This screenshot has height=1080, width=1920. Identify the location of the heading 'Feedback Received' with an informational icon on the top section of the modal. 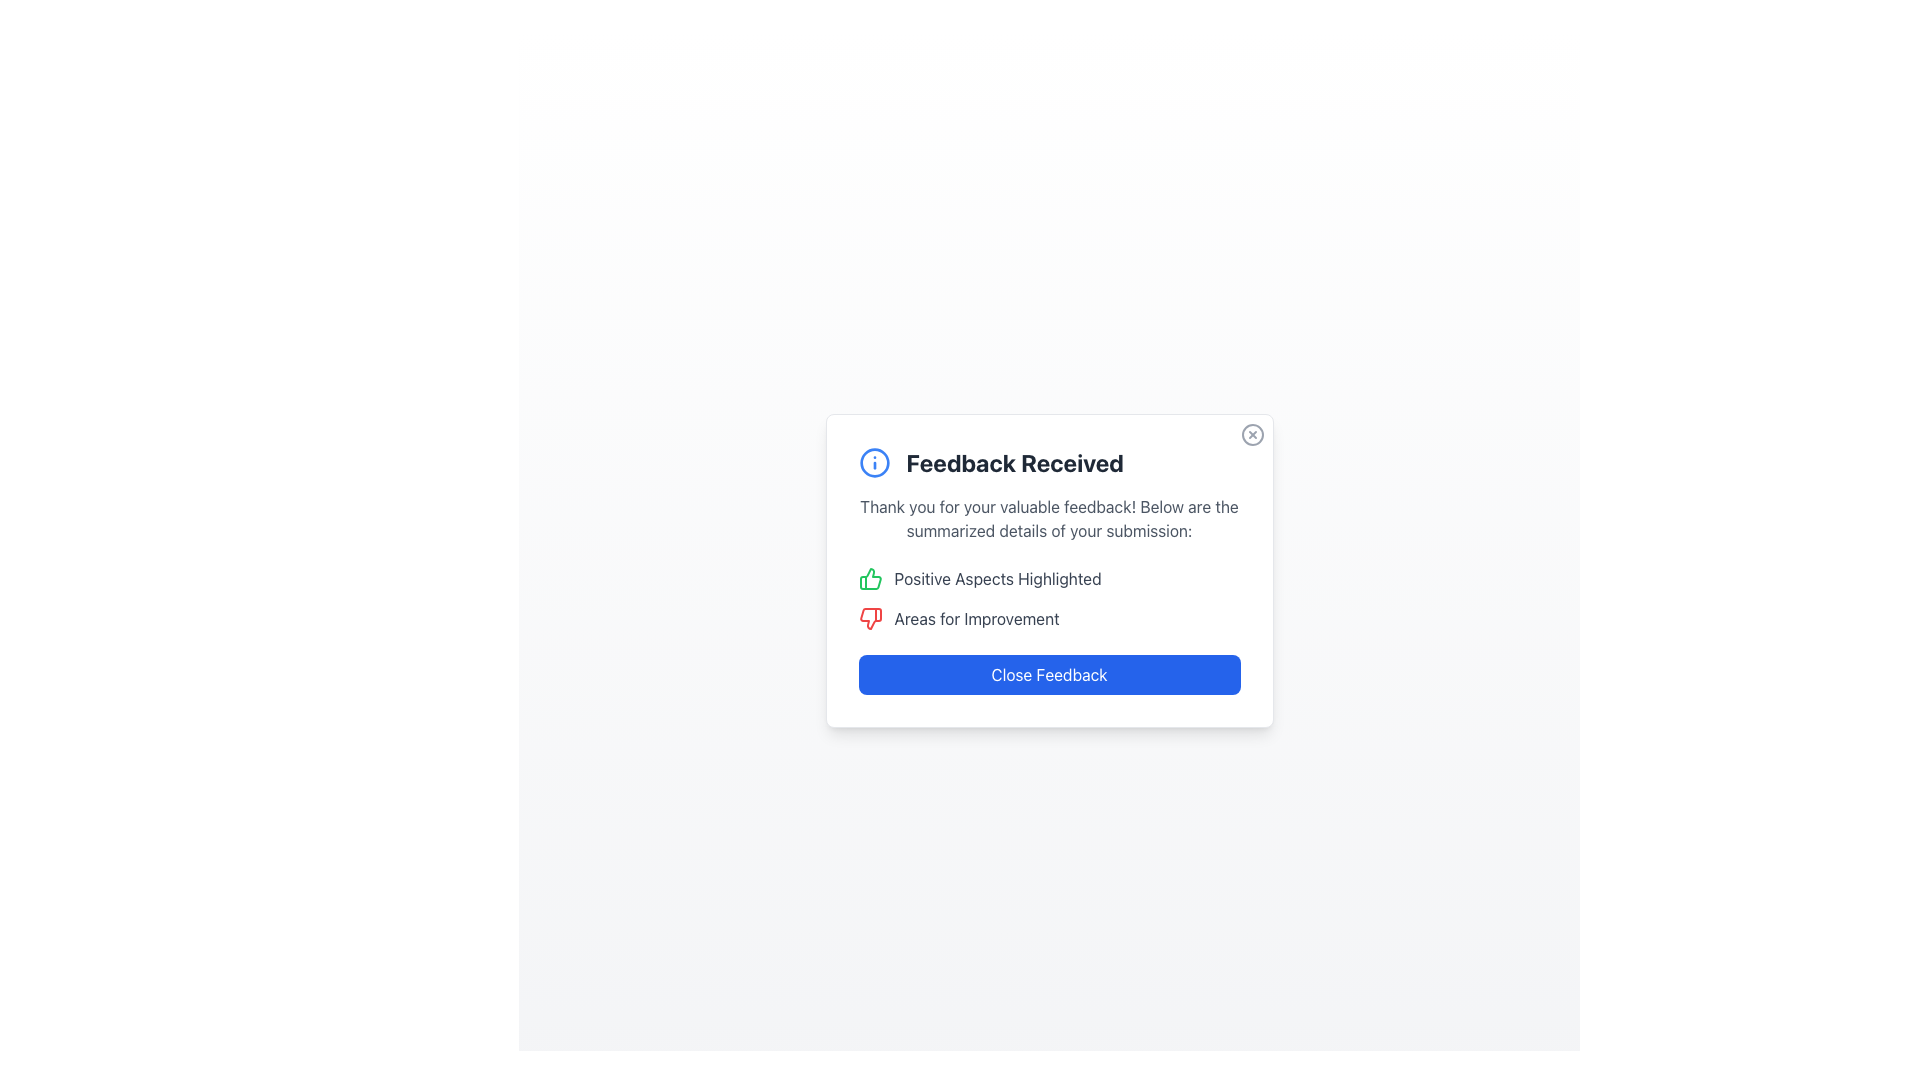
(1048, 462).